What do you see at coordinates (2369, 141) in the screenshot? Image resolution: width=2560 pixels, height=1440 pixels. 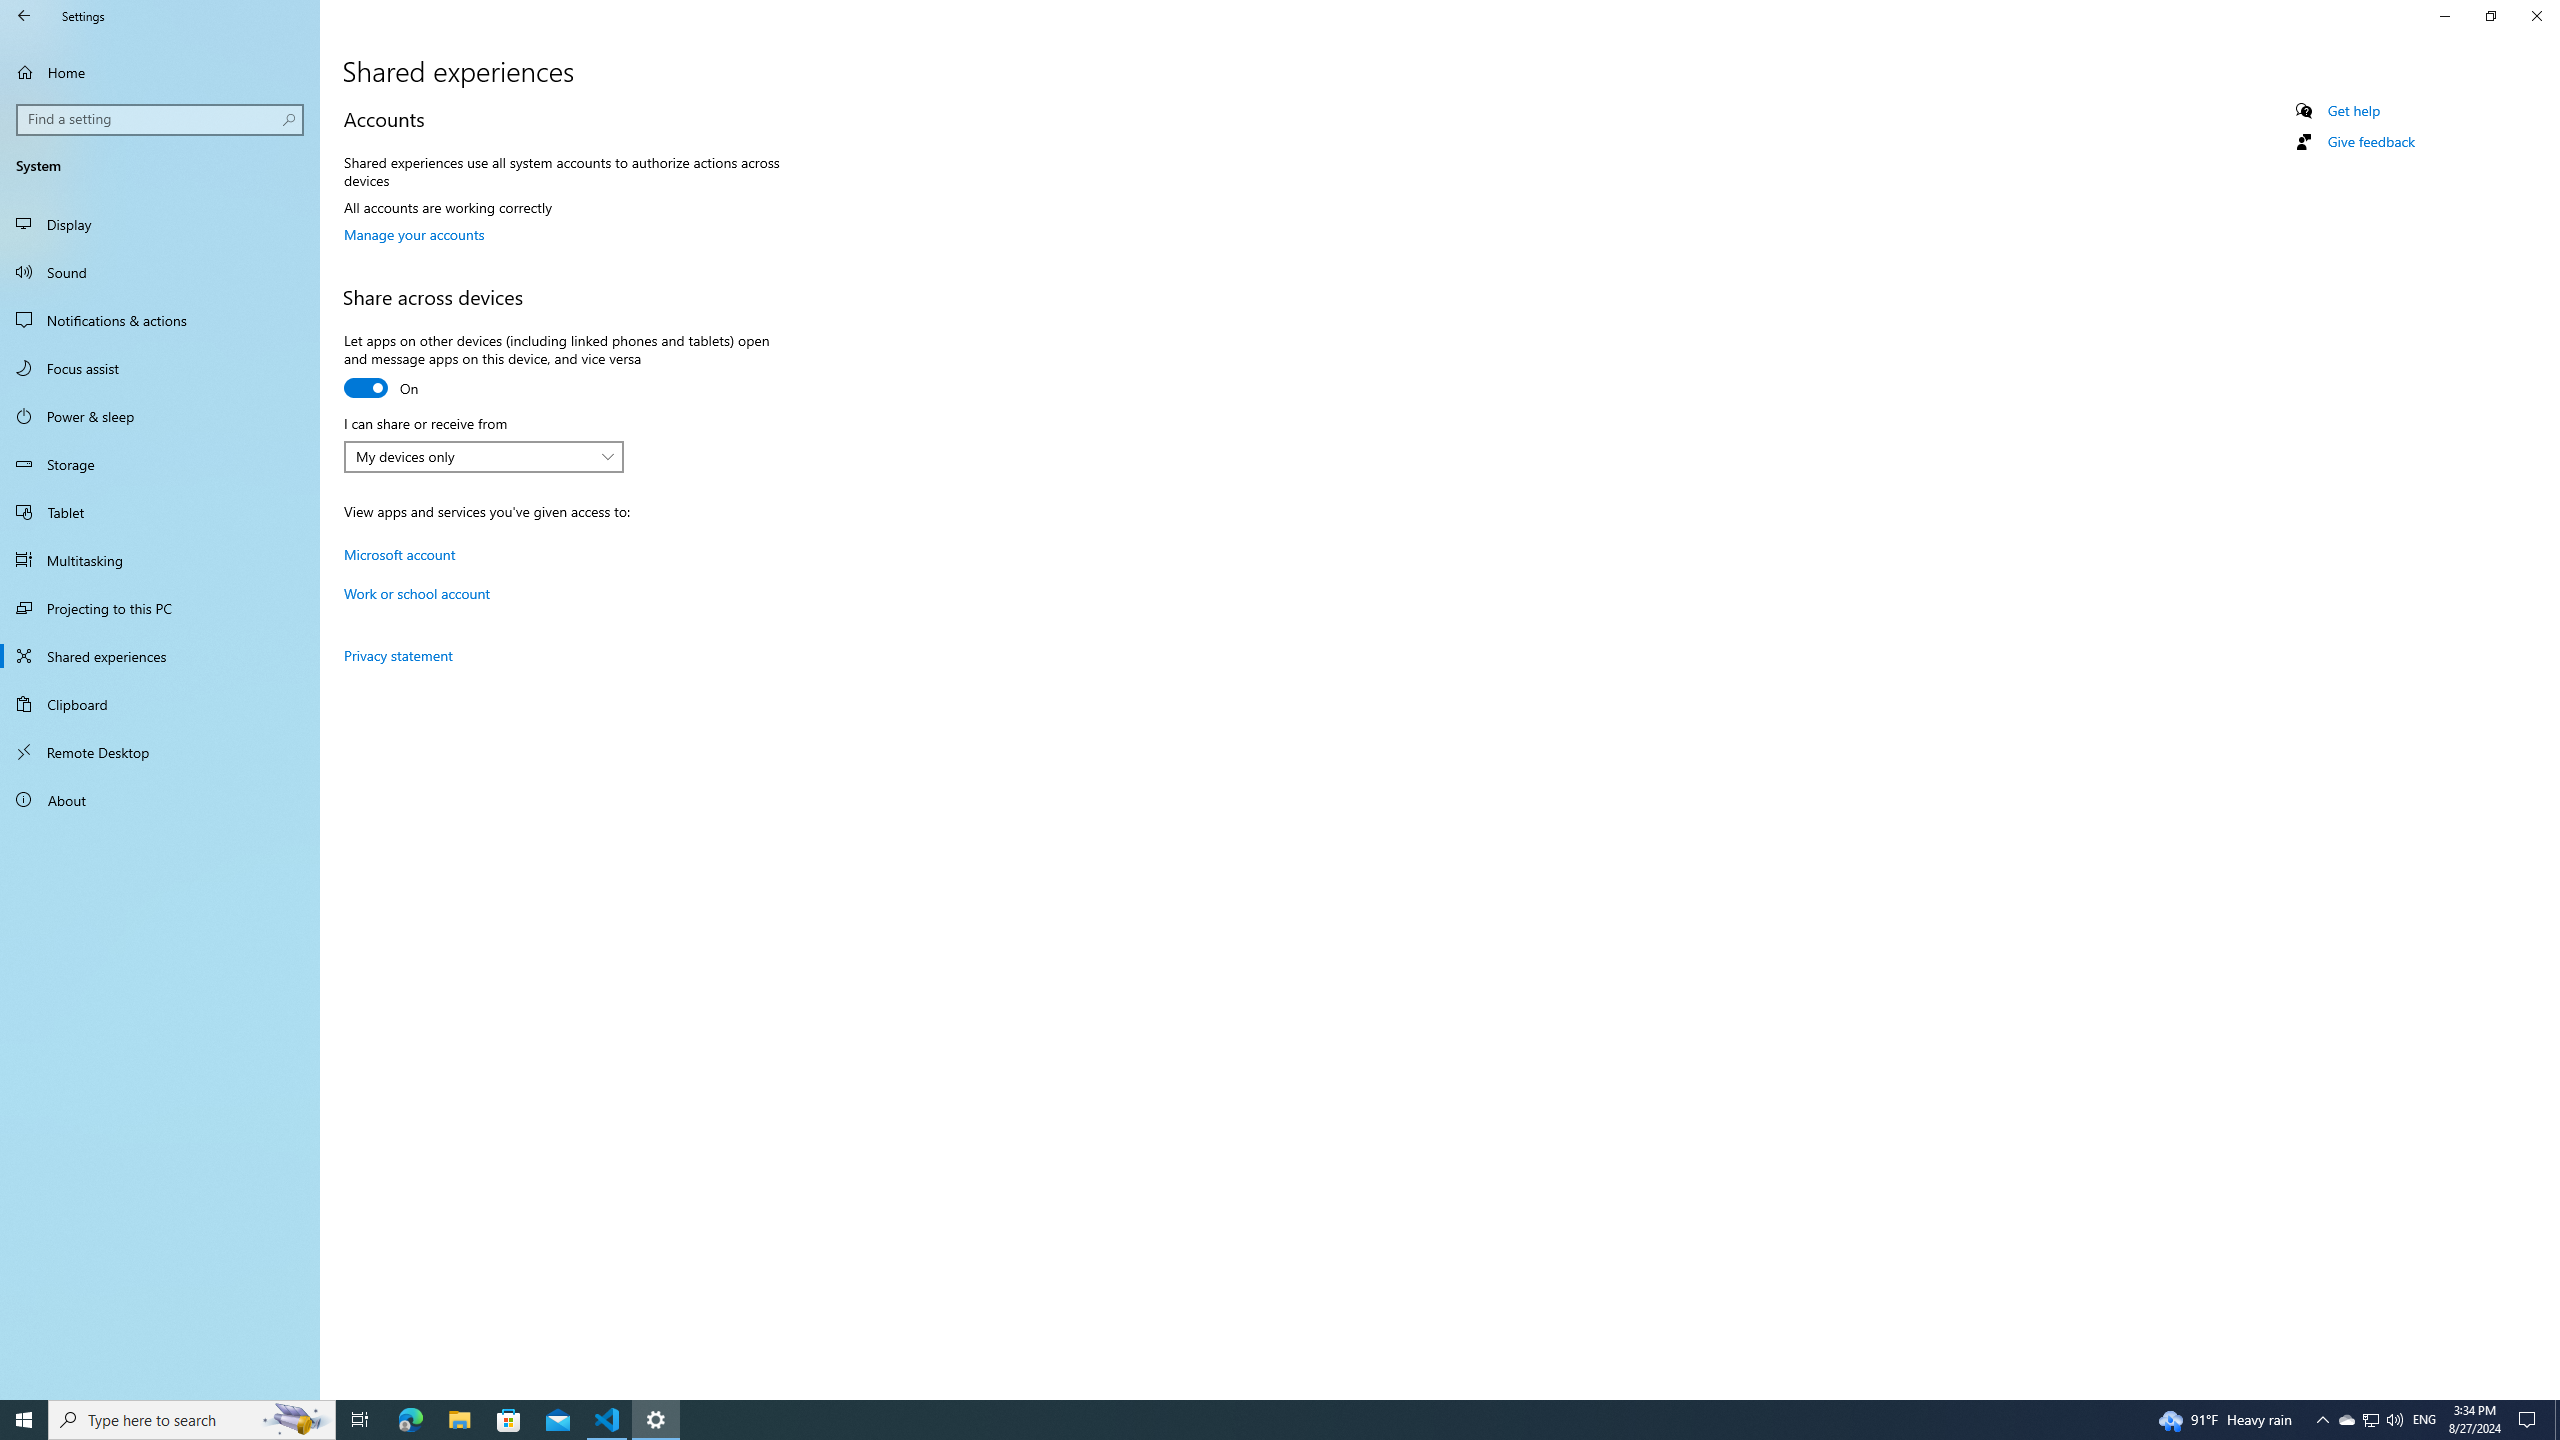 I see `'Give feedback'` at bounding box center [2369, 141].